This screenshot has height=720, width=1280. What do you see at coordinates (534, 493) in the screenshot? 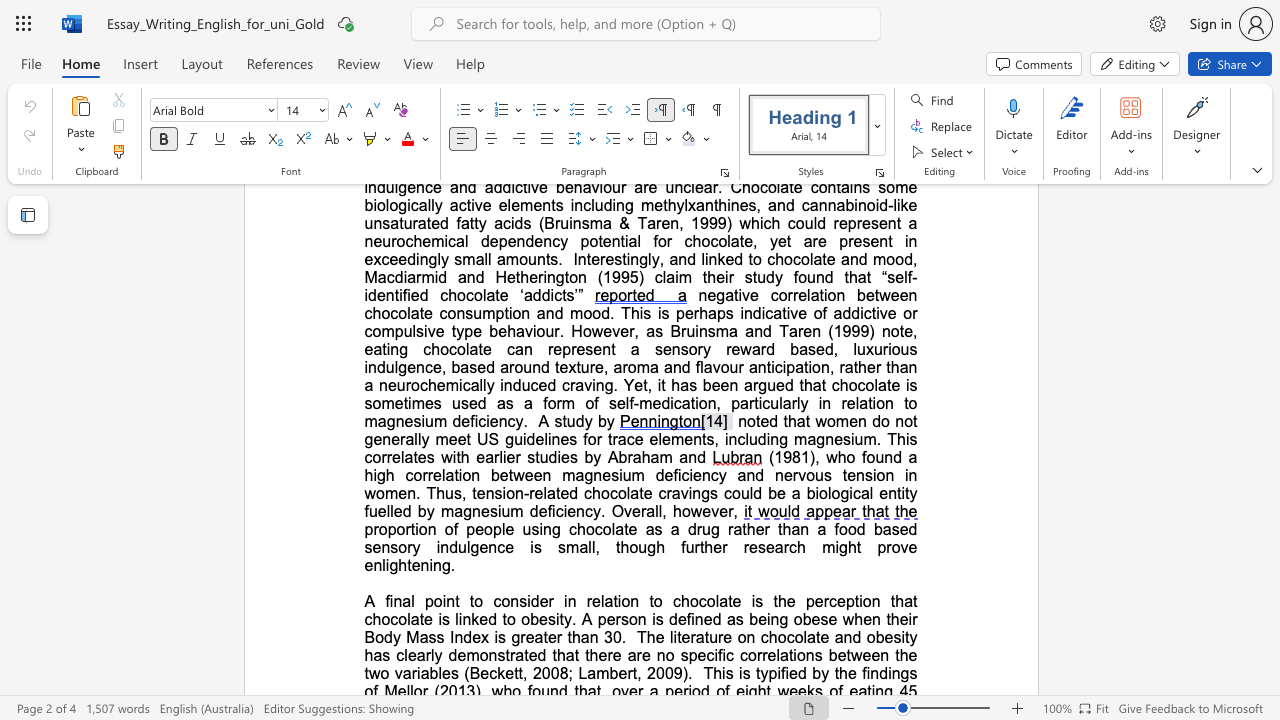
I see `the subset text "elated chocolate cravings could be a biological entity fuelled by magnesium deficiency" within the text "(1981), who found a high correlation between magnesium deficiency and nervous tension in women. Thus, tension-related chocolate cravings could be a biological entity fuelled by magnesium deficiency. Overall, however,"` at bounding box center [534, 493].